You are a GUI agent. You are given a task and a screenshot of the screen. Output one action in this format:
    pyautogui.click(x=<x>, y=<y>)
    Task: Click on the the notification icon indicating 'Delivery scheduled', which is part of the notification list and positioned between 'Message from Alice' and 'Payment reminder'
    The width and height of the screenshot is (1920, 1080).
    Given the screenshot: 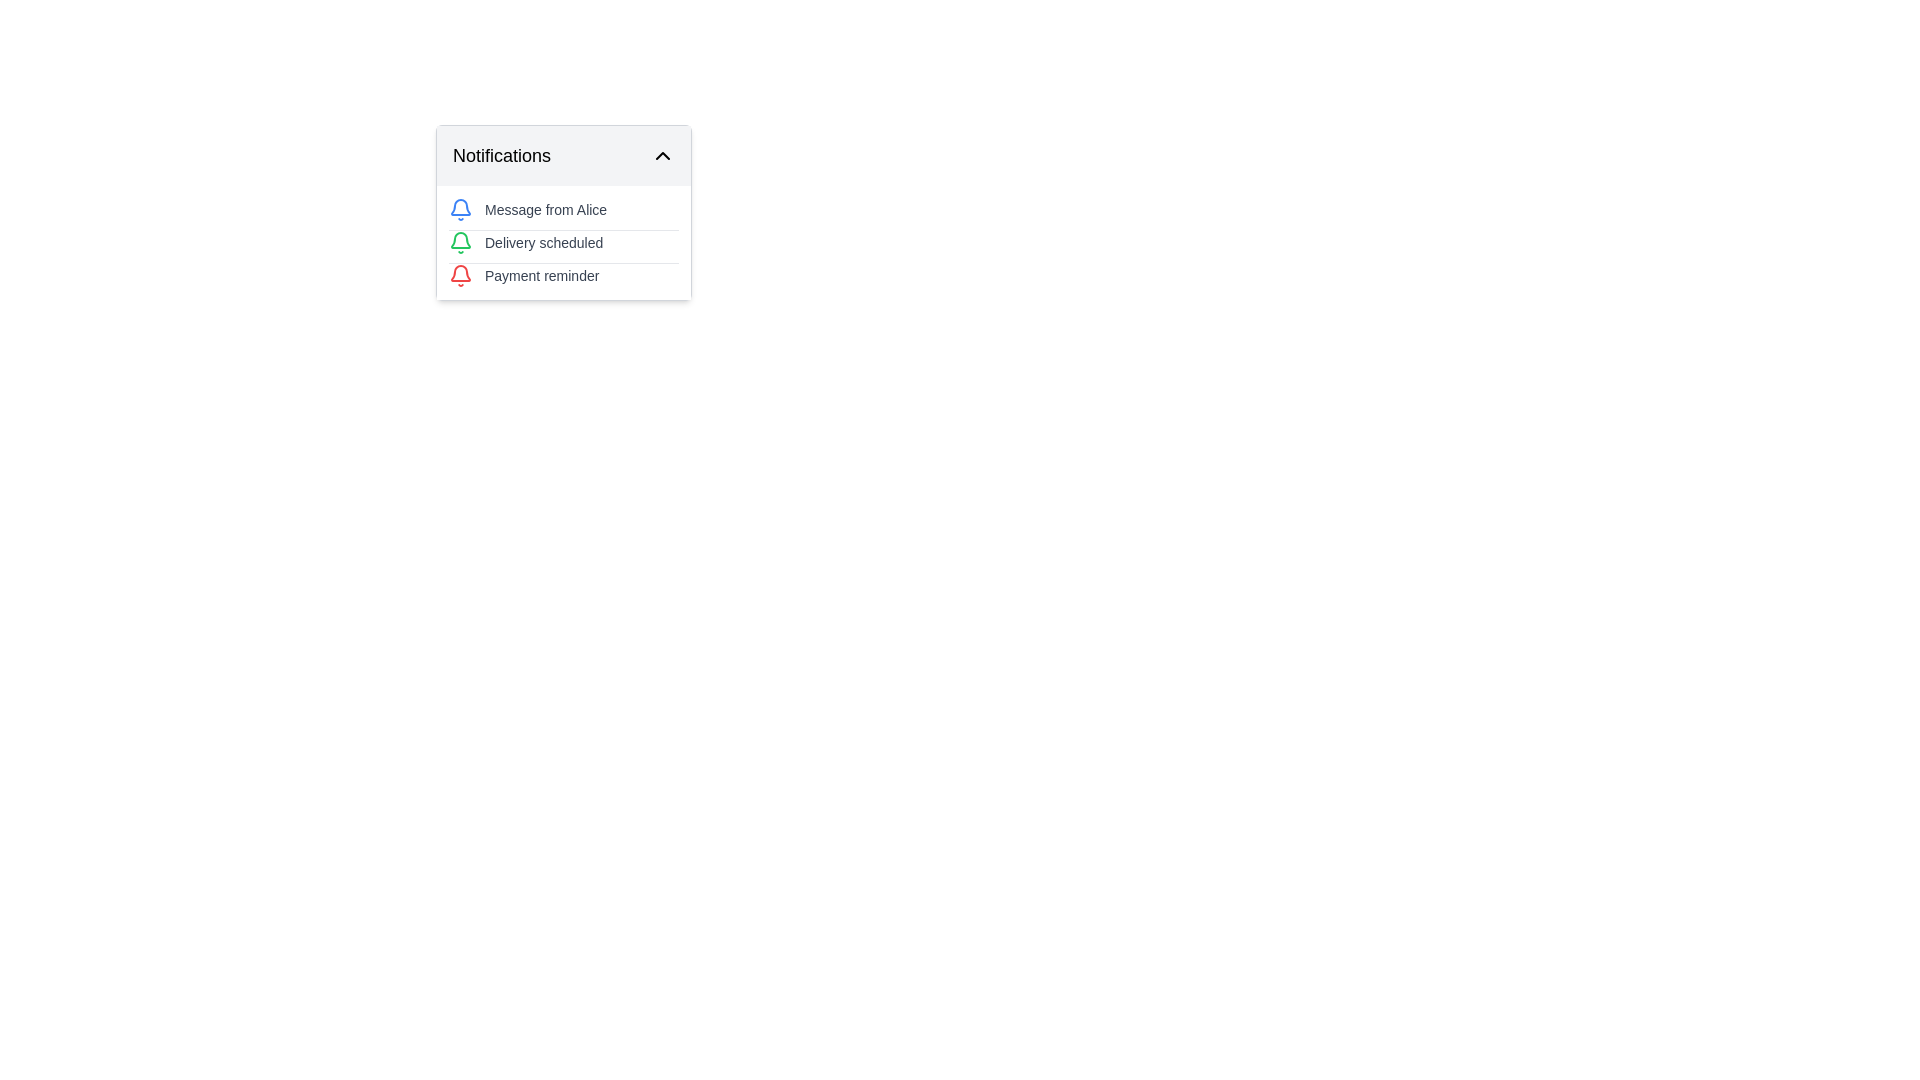 What is the action you would take?
    pyautogui.click(x=459, y=242)
    